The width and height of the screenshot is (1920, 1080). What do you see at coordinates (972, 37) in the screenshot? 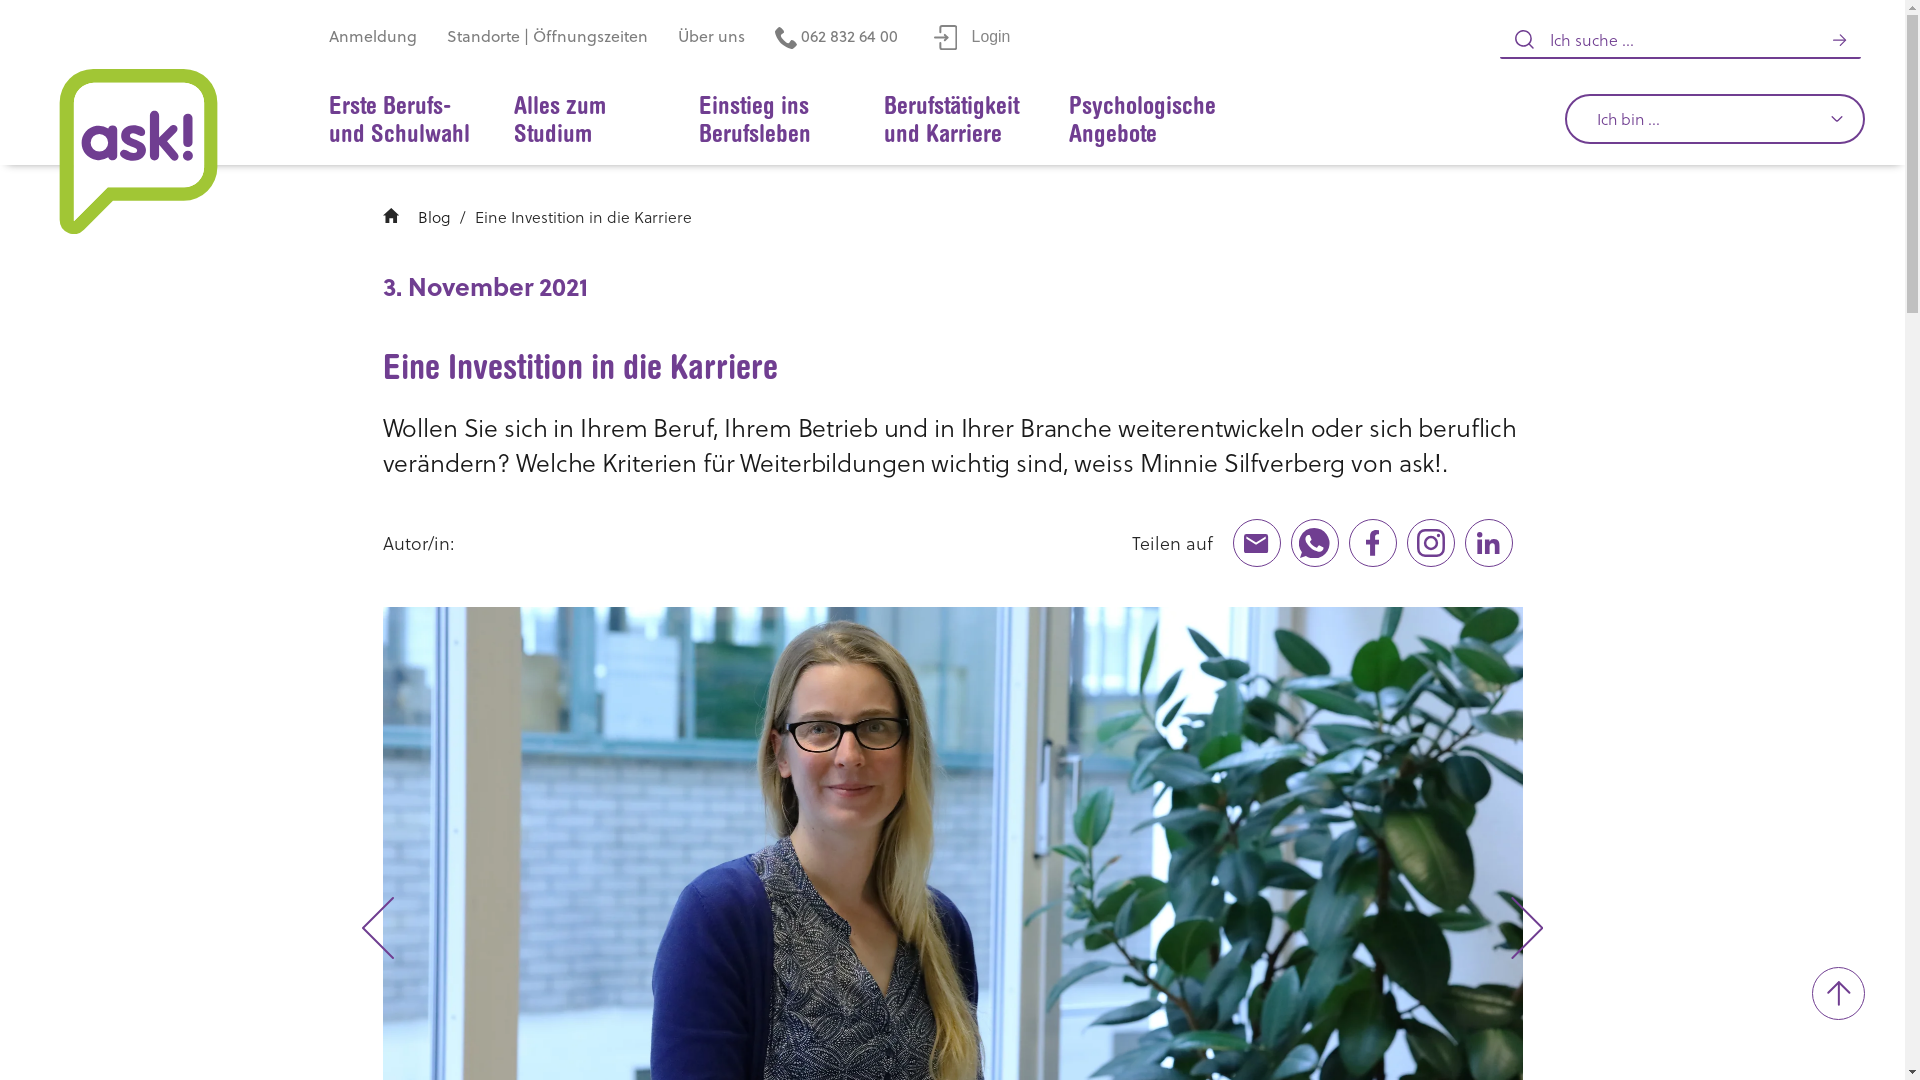
I see `'Login'` at bounding box center [972, 37].